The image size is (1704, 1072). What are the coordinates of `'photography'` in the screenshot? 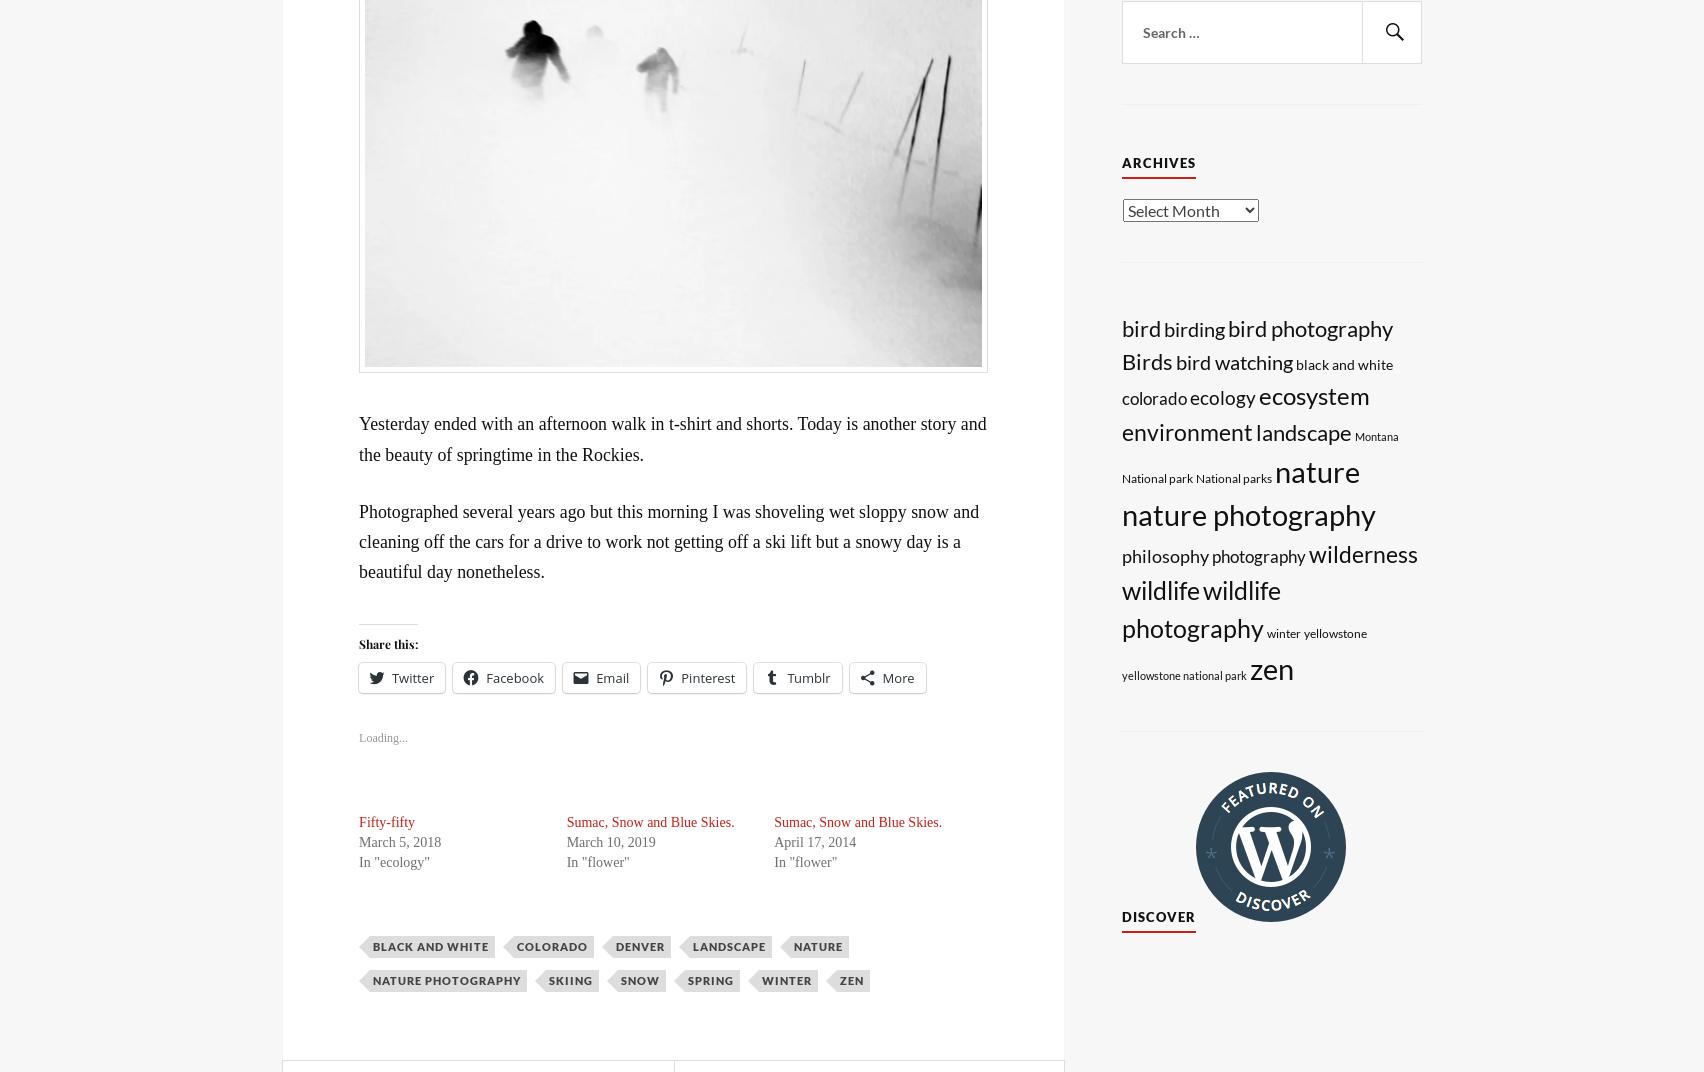 It's located at (1211, 555).